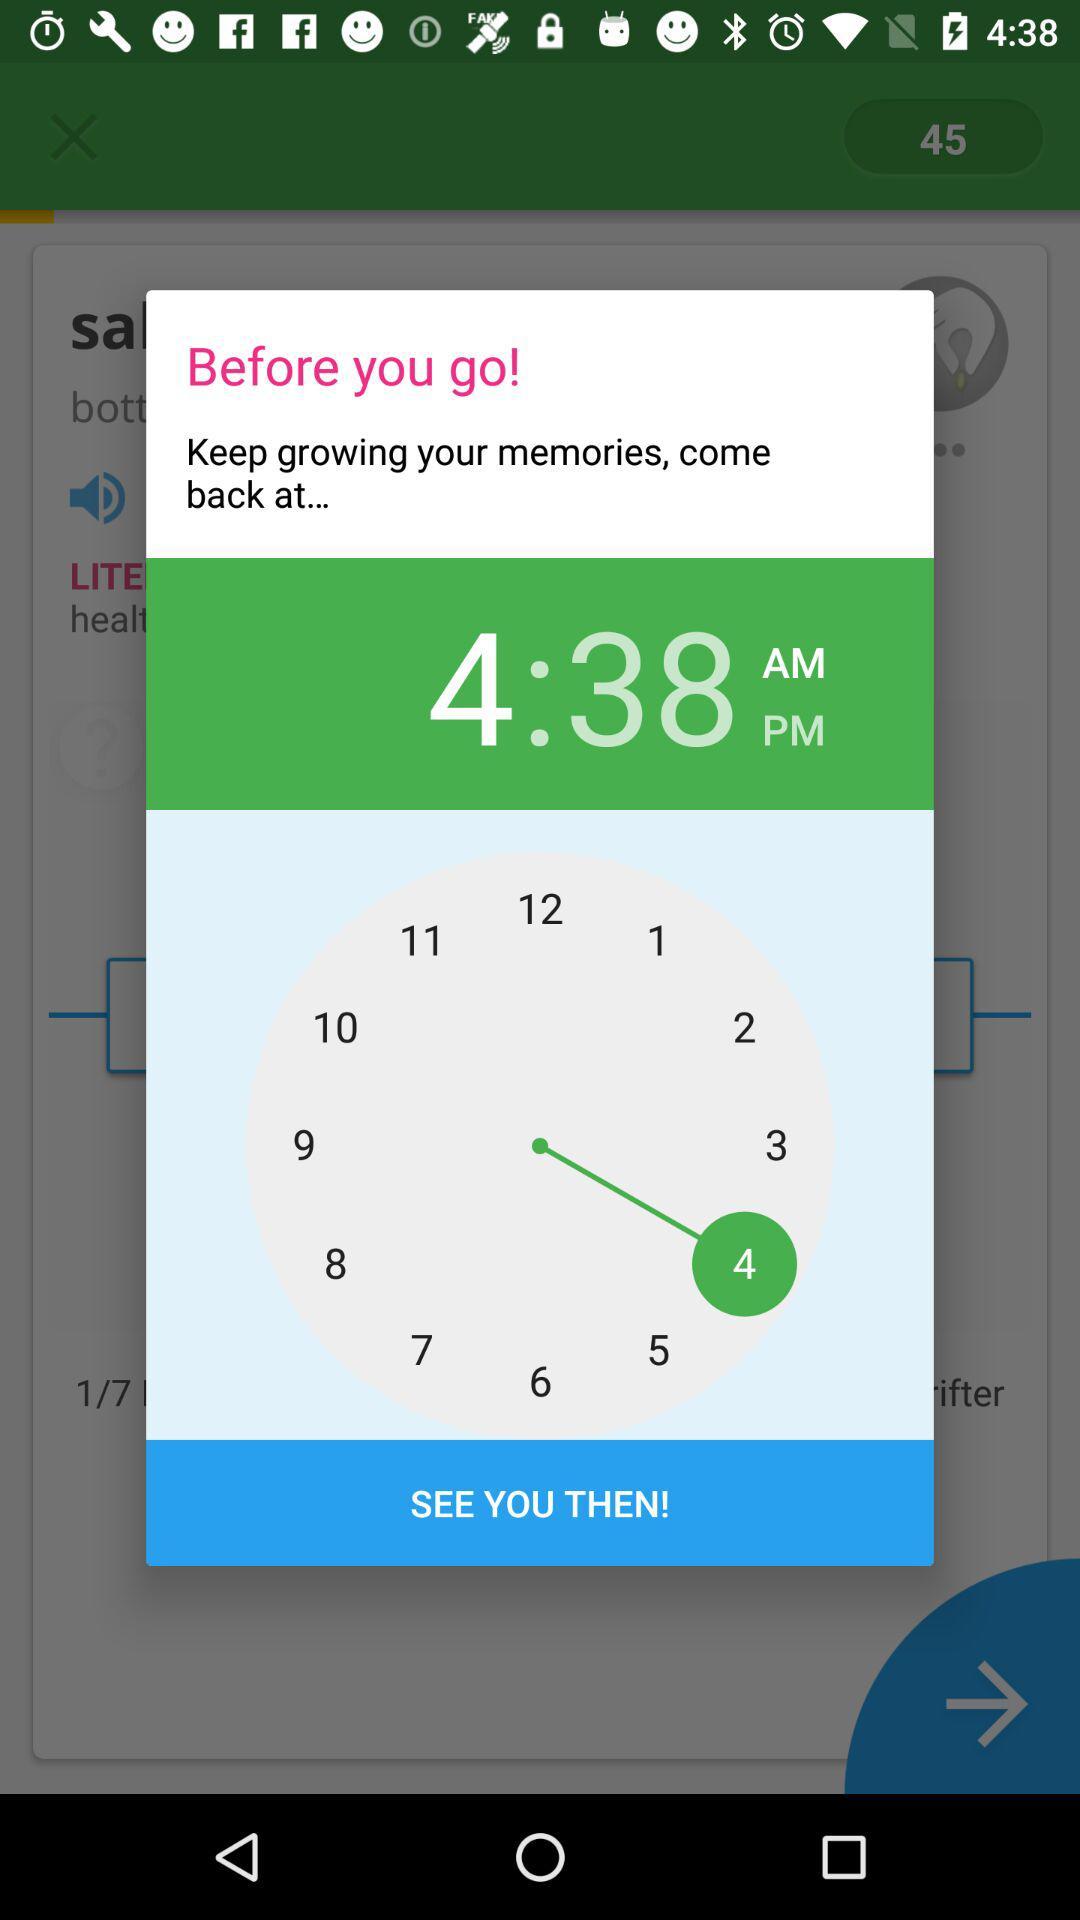  What do you see at coordinates (425, 683) in the screenshot?
I see `icon next to : icon` at bounding box center [425, 683].